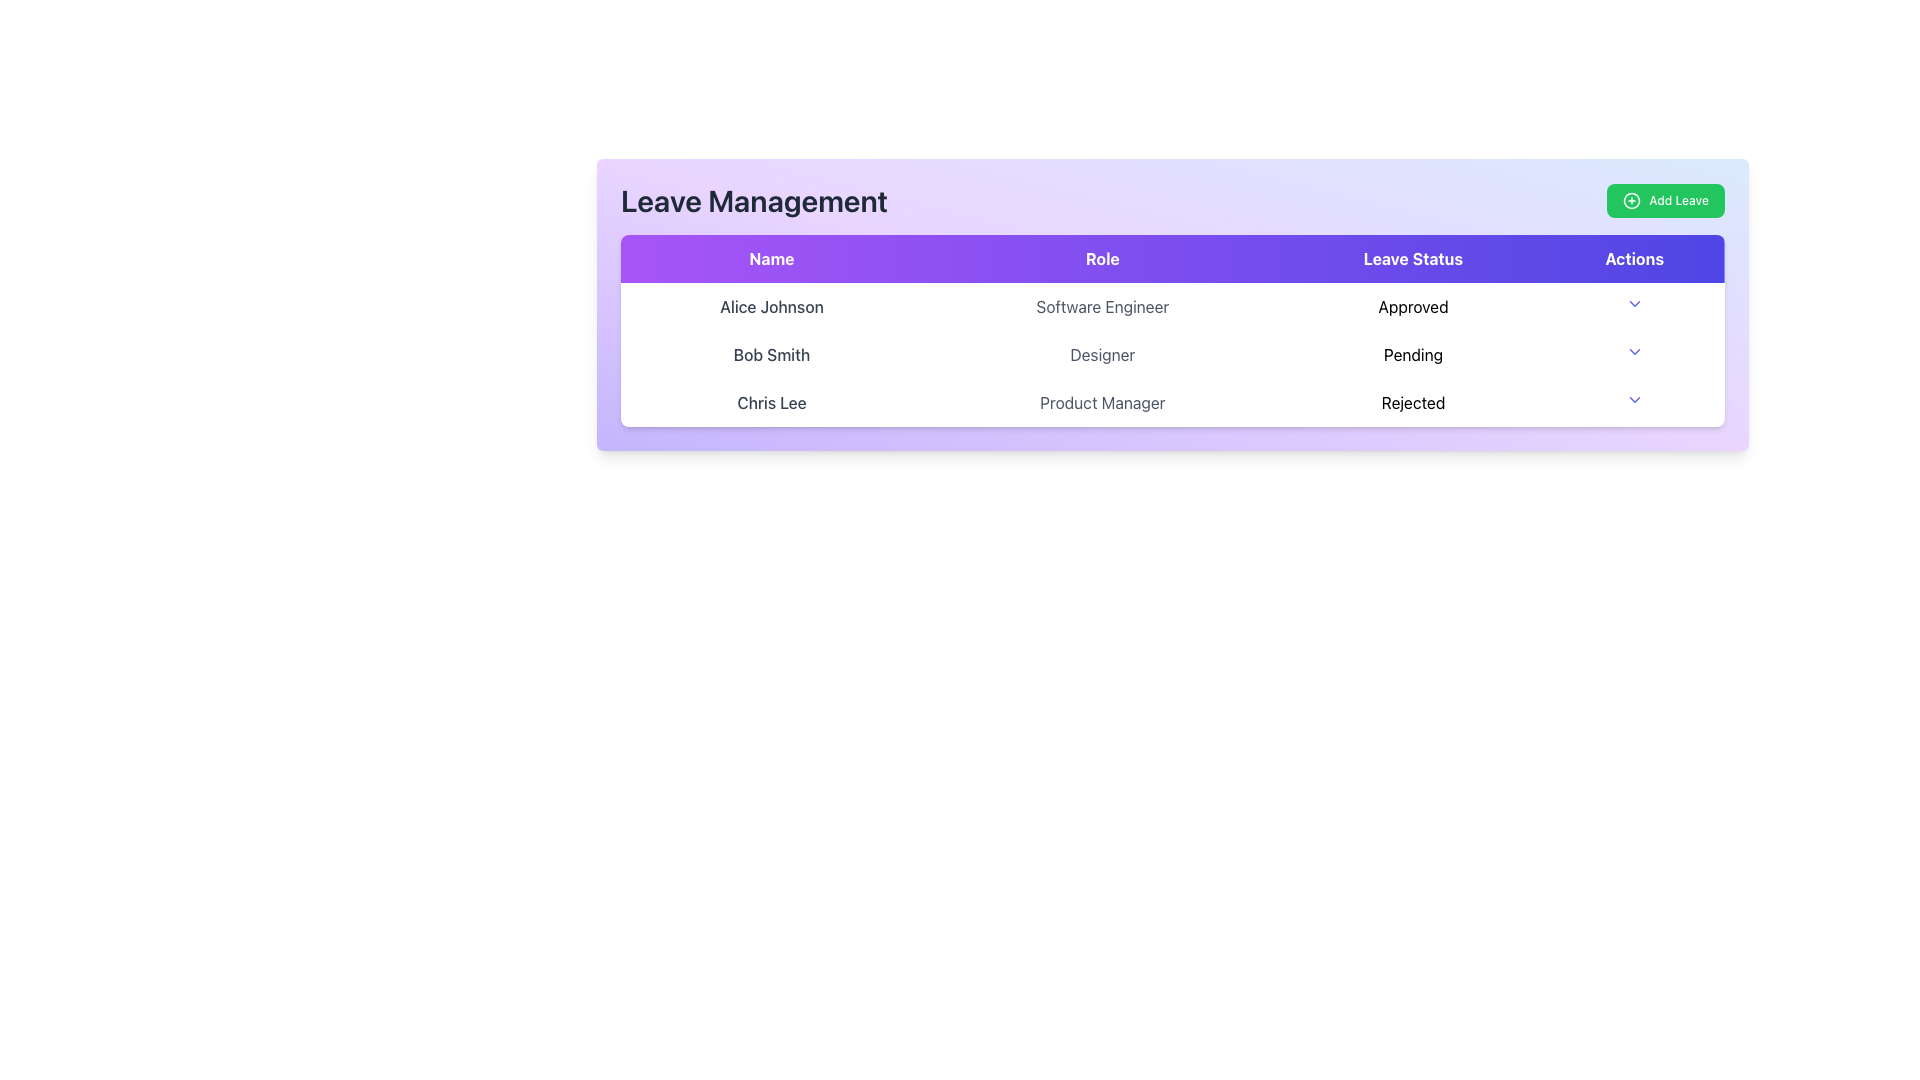  What do you see at coordinates (1665, 200) in the screenshot?
I see `the 'Add Leave' button with a green background and rounded edges` at bounding box center [1665, 200].